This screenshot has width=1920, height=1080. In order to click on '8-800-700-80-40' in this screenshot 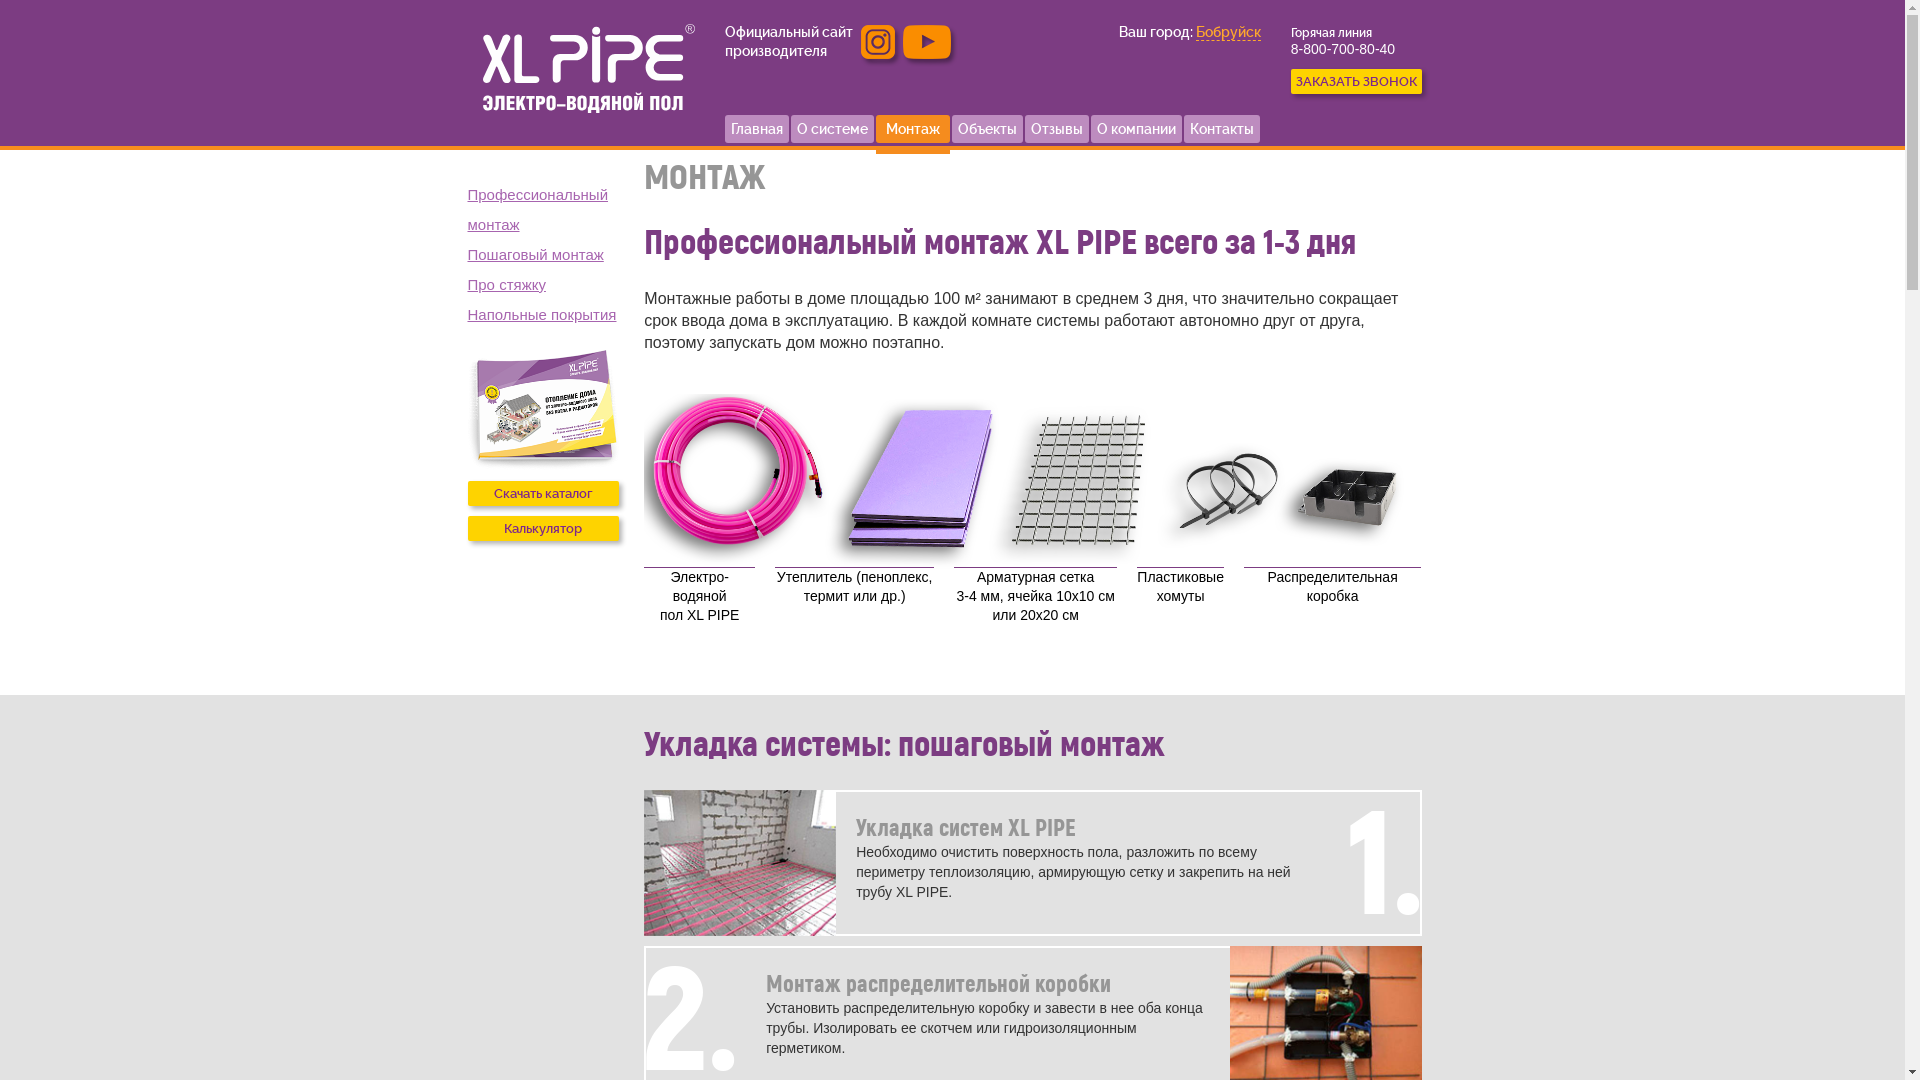, I will do `click(1291, 48)`.